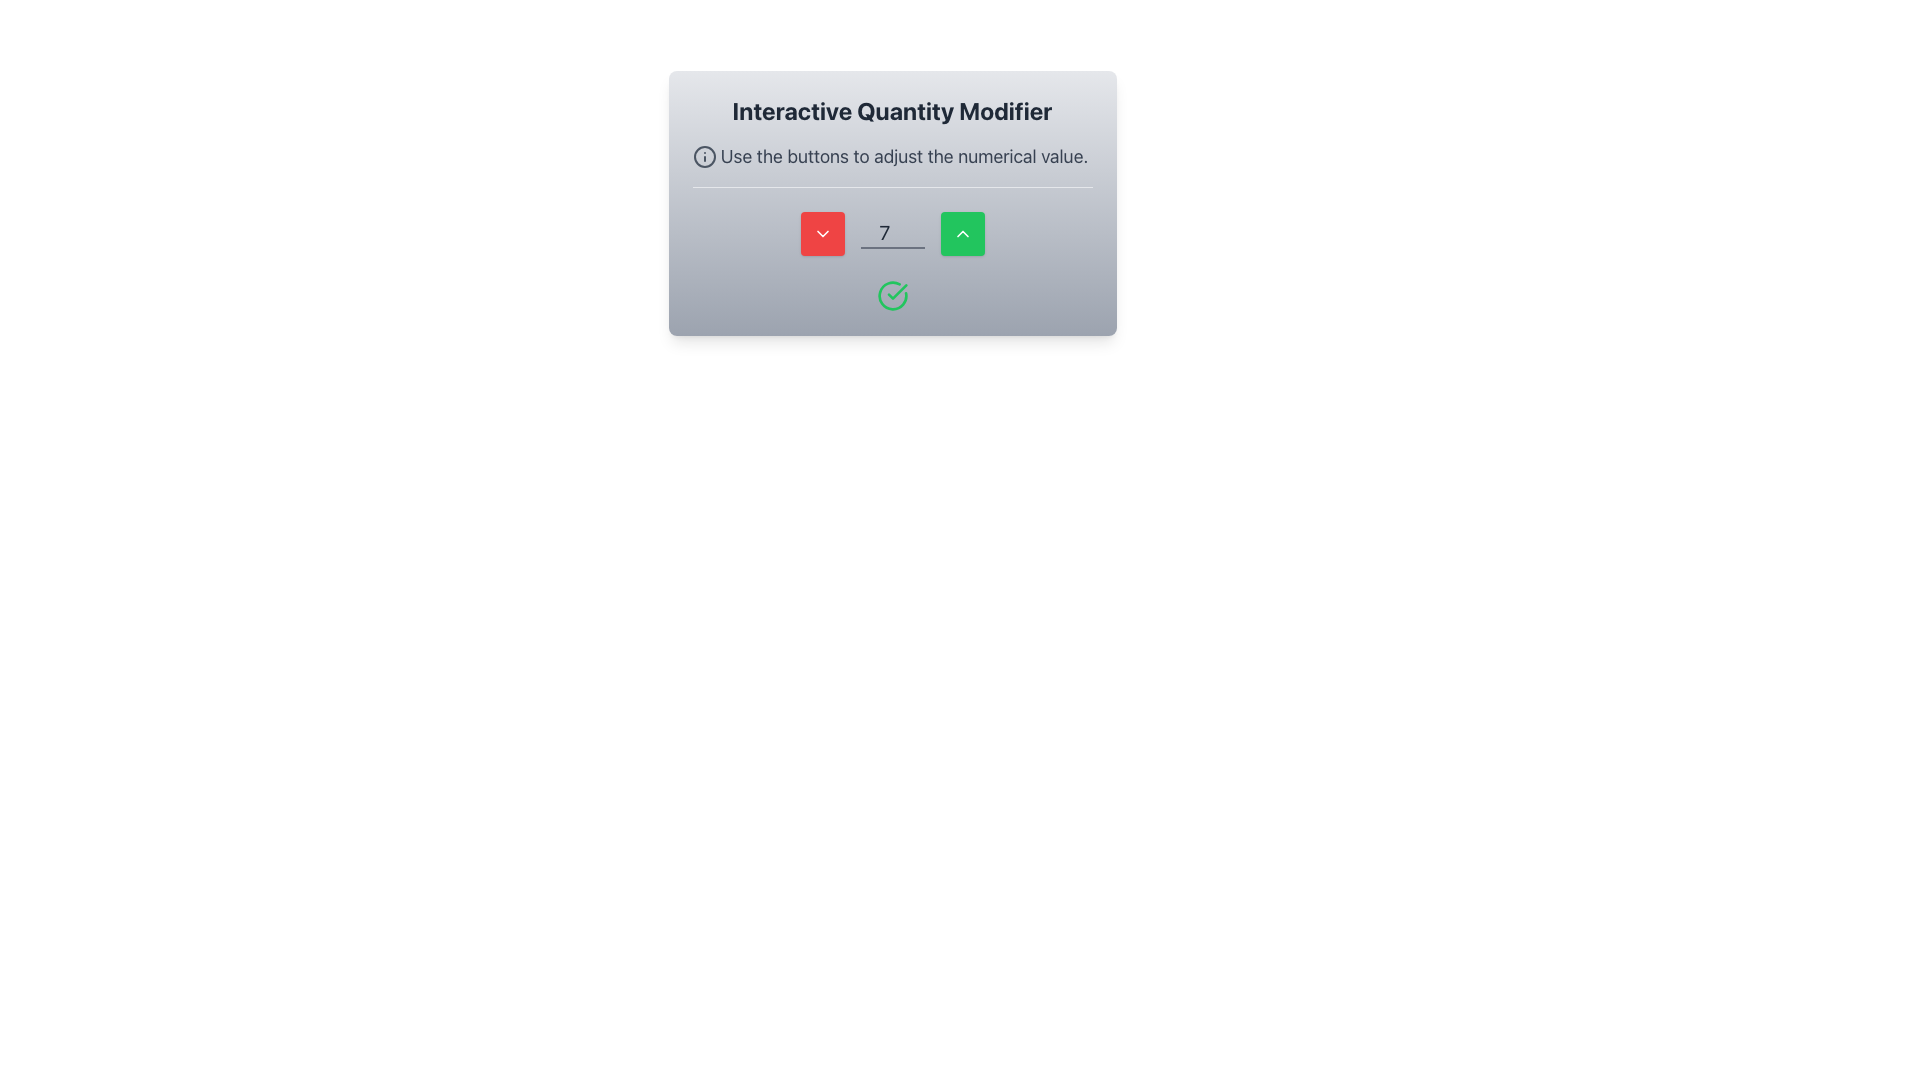  Describe the element at coordinates (891, 296) in the screenshot. I see `the circular green icon with a checkmark, located below the numerical input field and increment/decrement buttons` at that location.